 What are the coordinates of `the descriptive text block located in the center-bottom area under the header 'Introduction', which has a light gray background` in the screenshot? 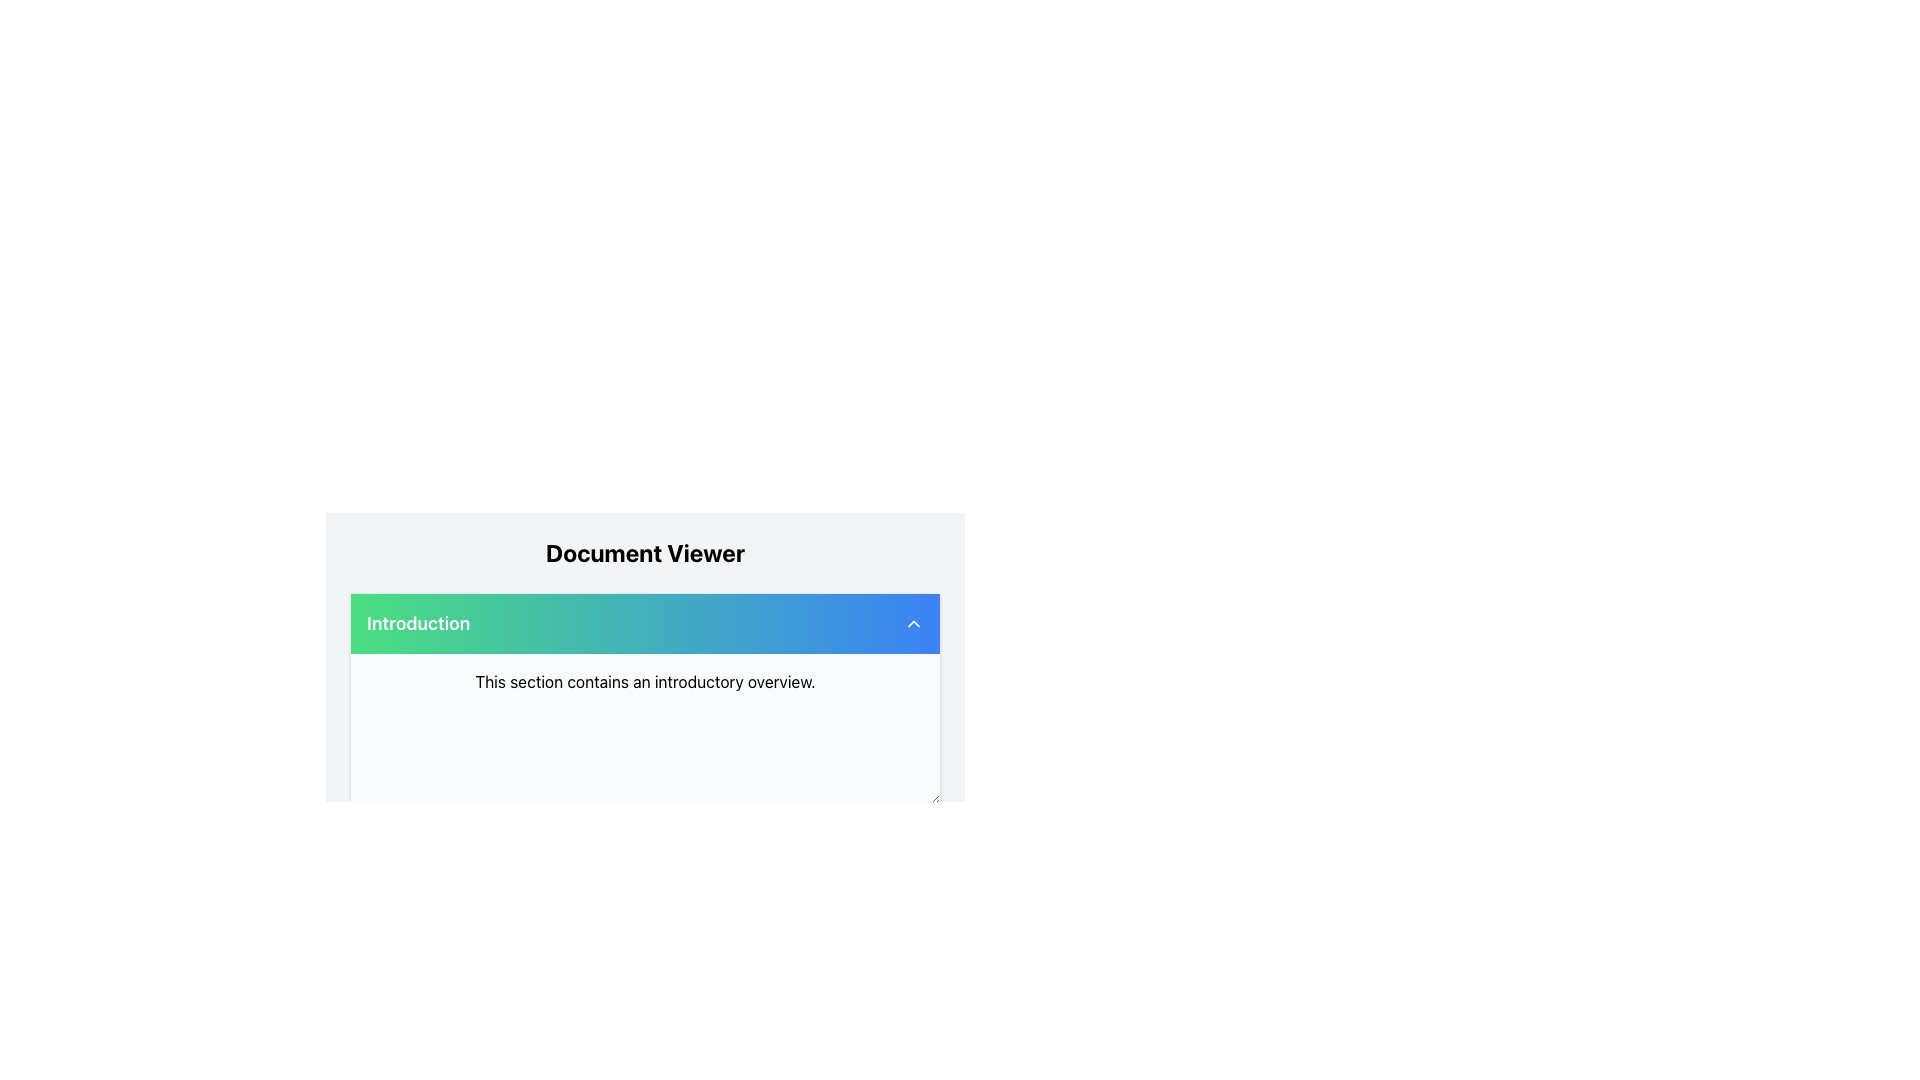 It's located at (645, 681).